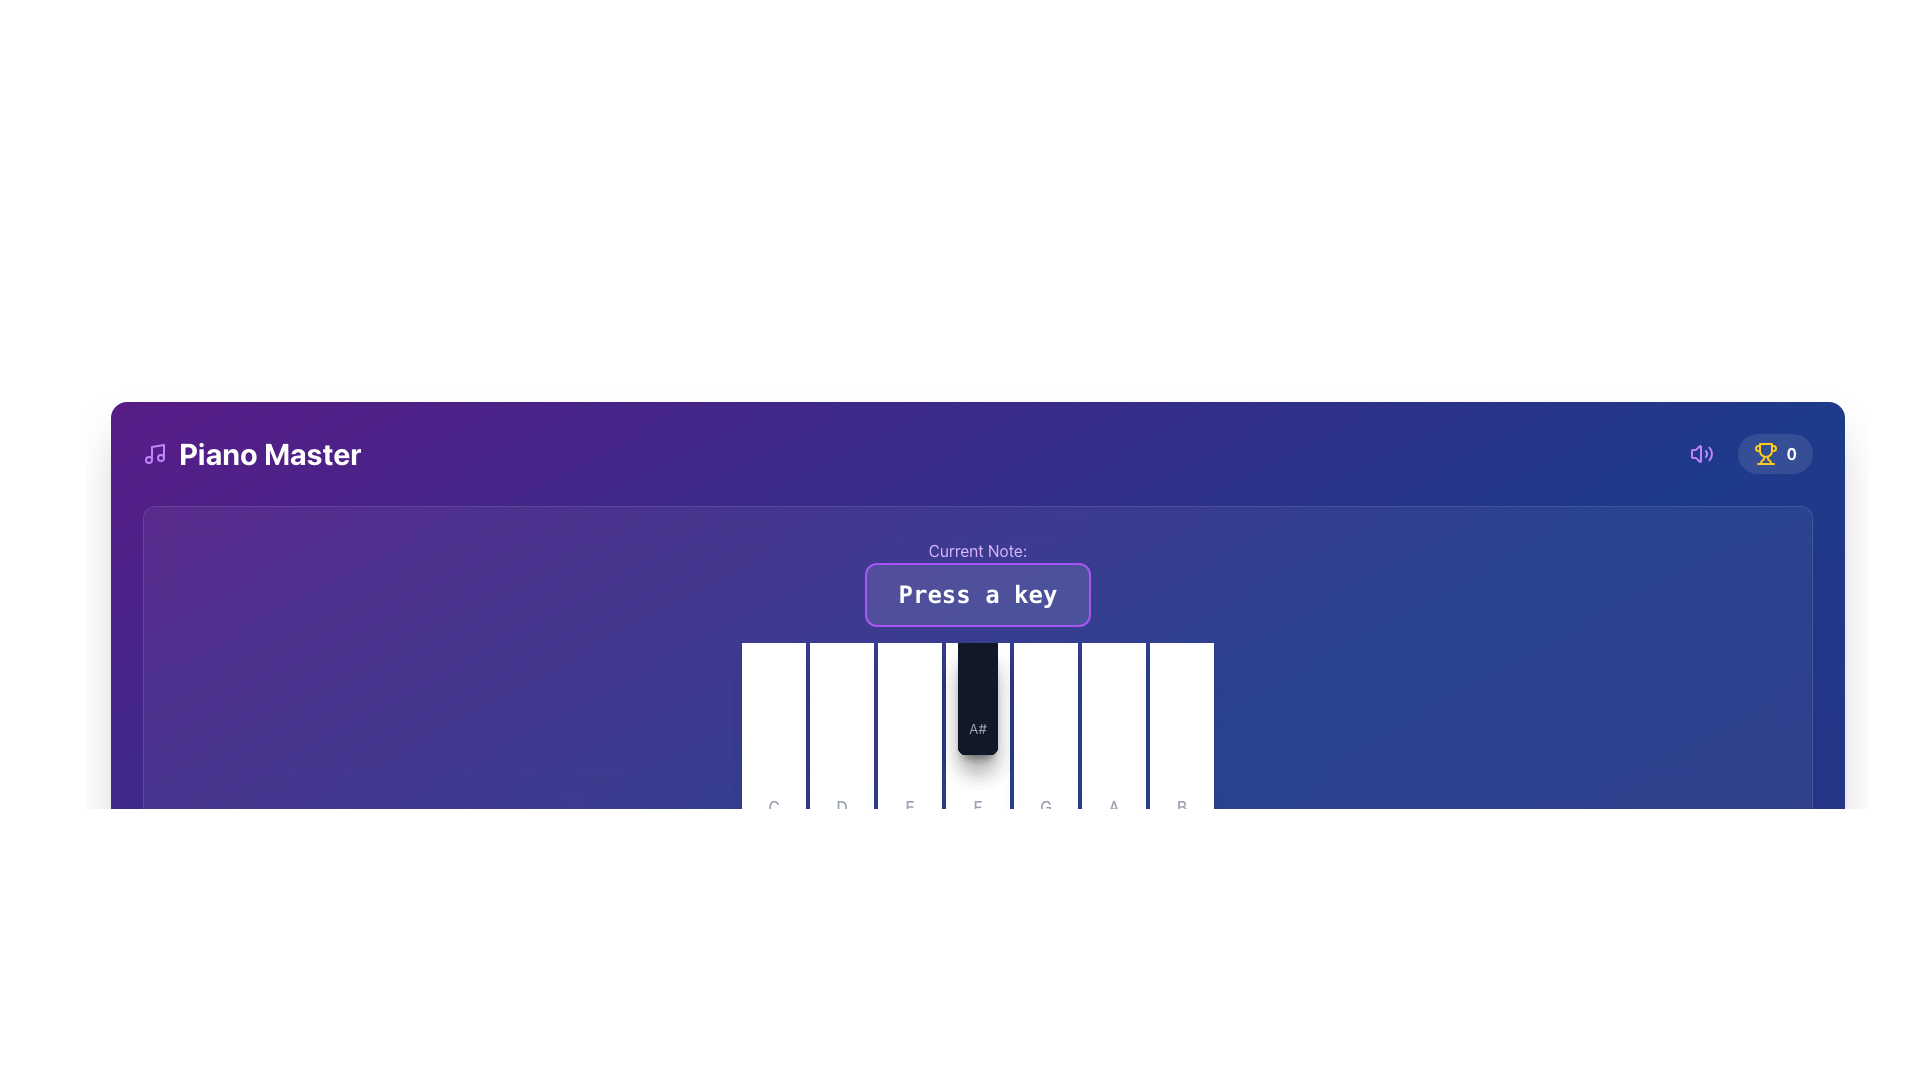  What do you see at coordinates (909, 739) in the screenshot?
I see `the third white piano key, which is visually represented by a vertically oriented rectangle with a white background and a gray letter 'E' at the bottom center` at bounding box center [909, 739].